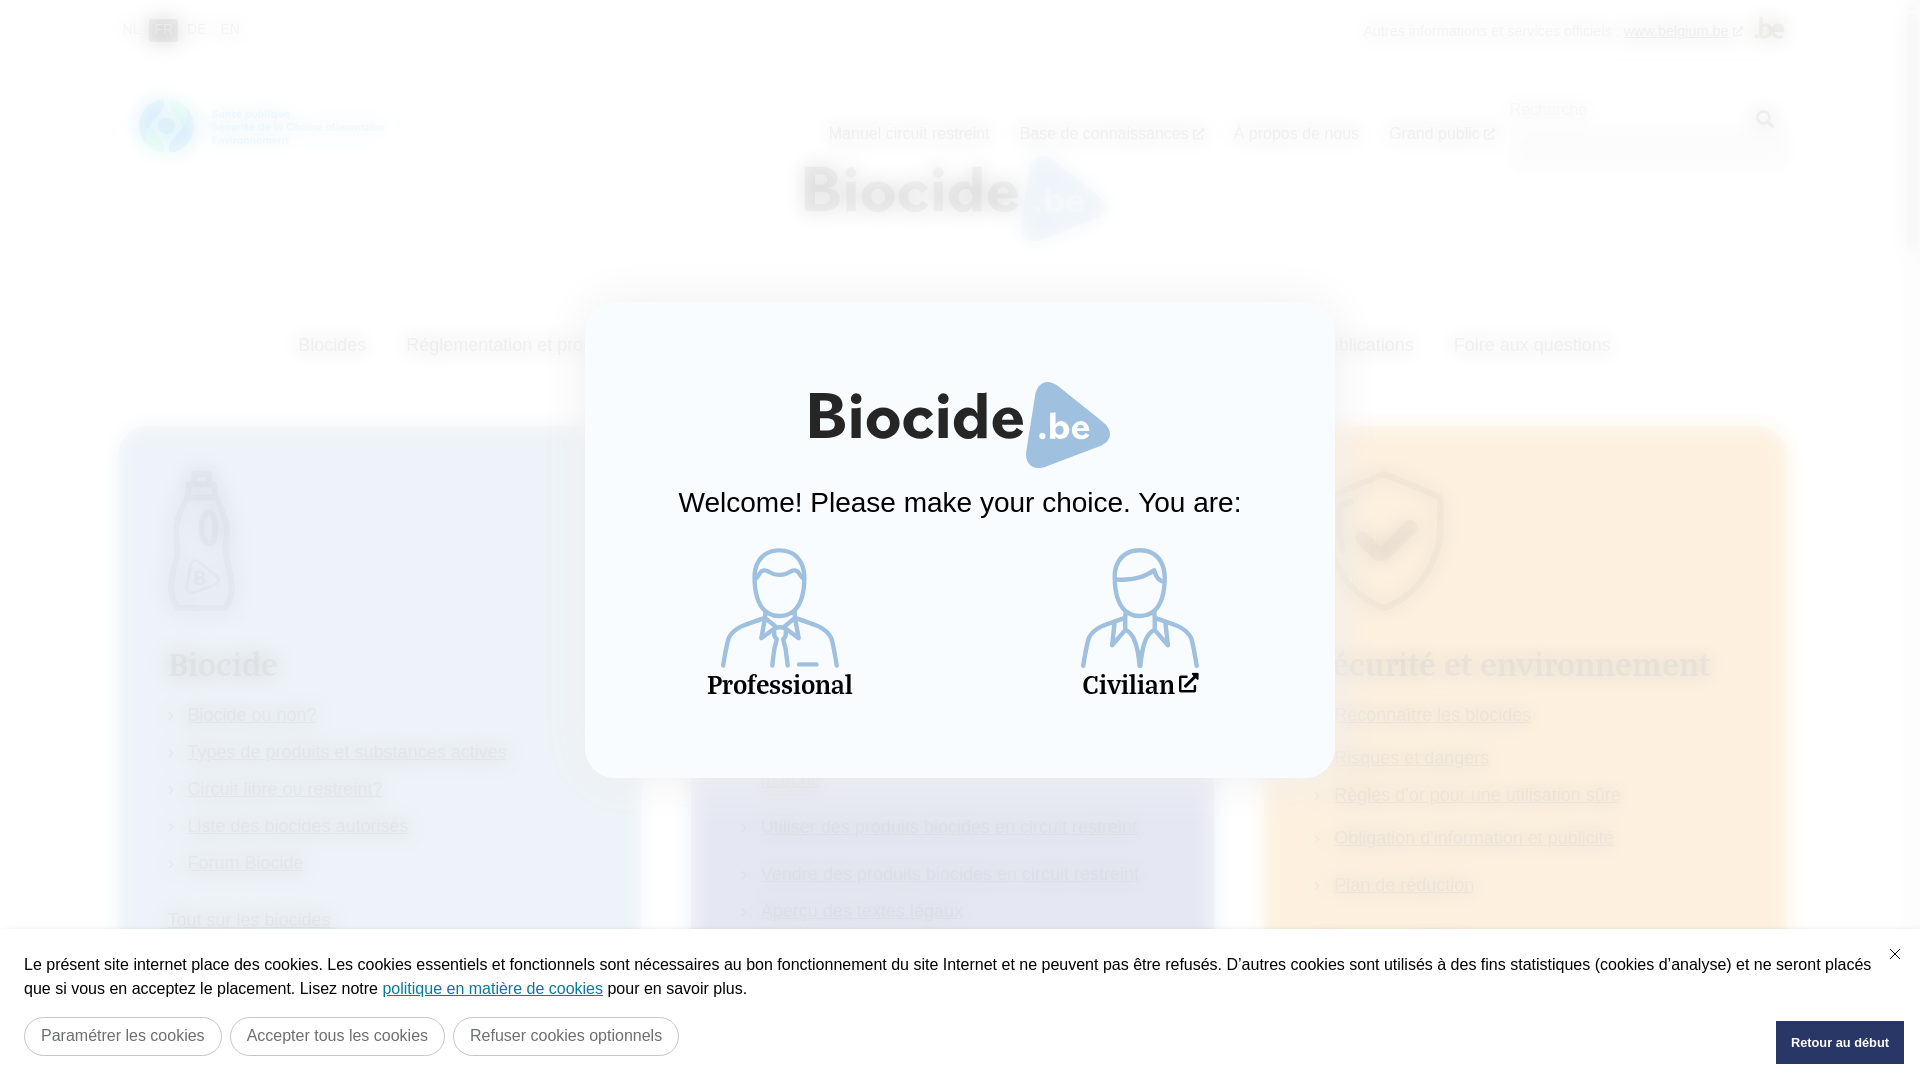  Describe the element at coordinates (284, 788) in the screenshot. I see `'Circuit libre ou restreint?'` at that location.